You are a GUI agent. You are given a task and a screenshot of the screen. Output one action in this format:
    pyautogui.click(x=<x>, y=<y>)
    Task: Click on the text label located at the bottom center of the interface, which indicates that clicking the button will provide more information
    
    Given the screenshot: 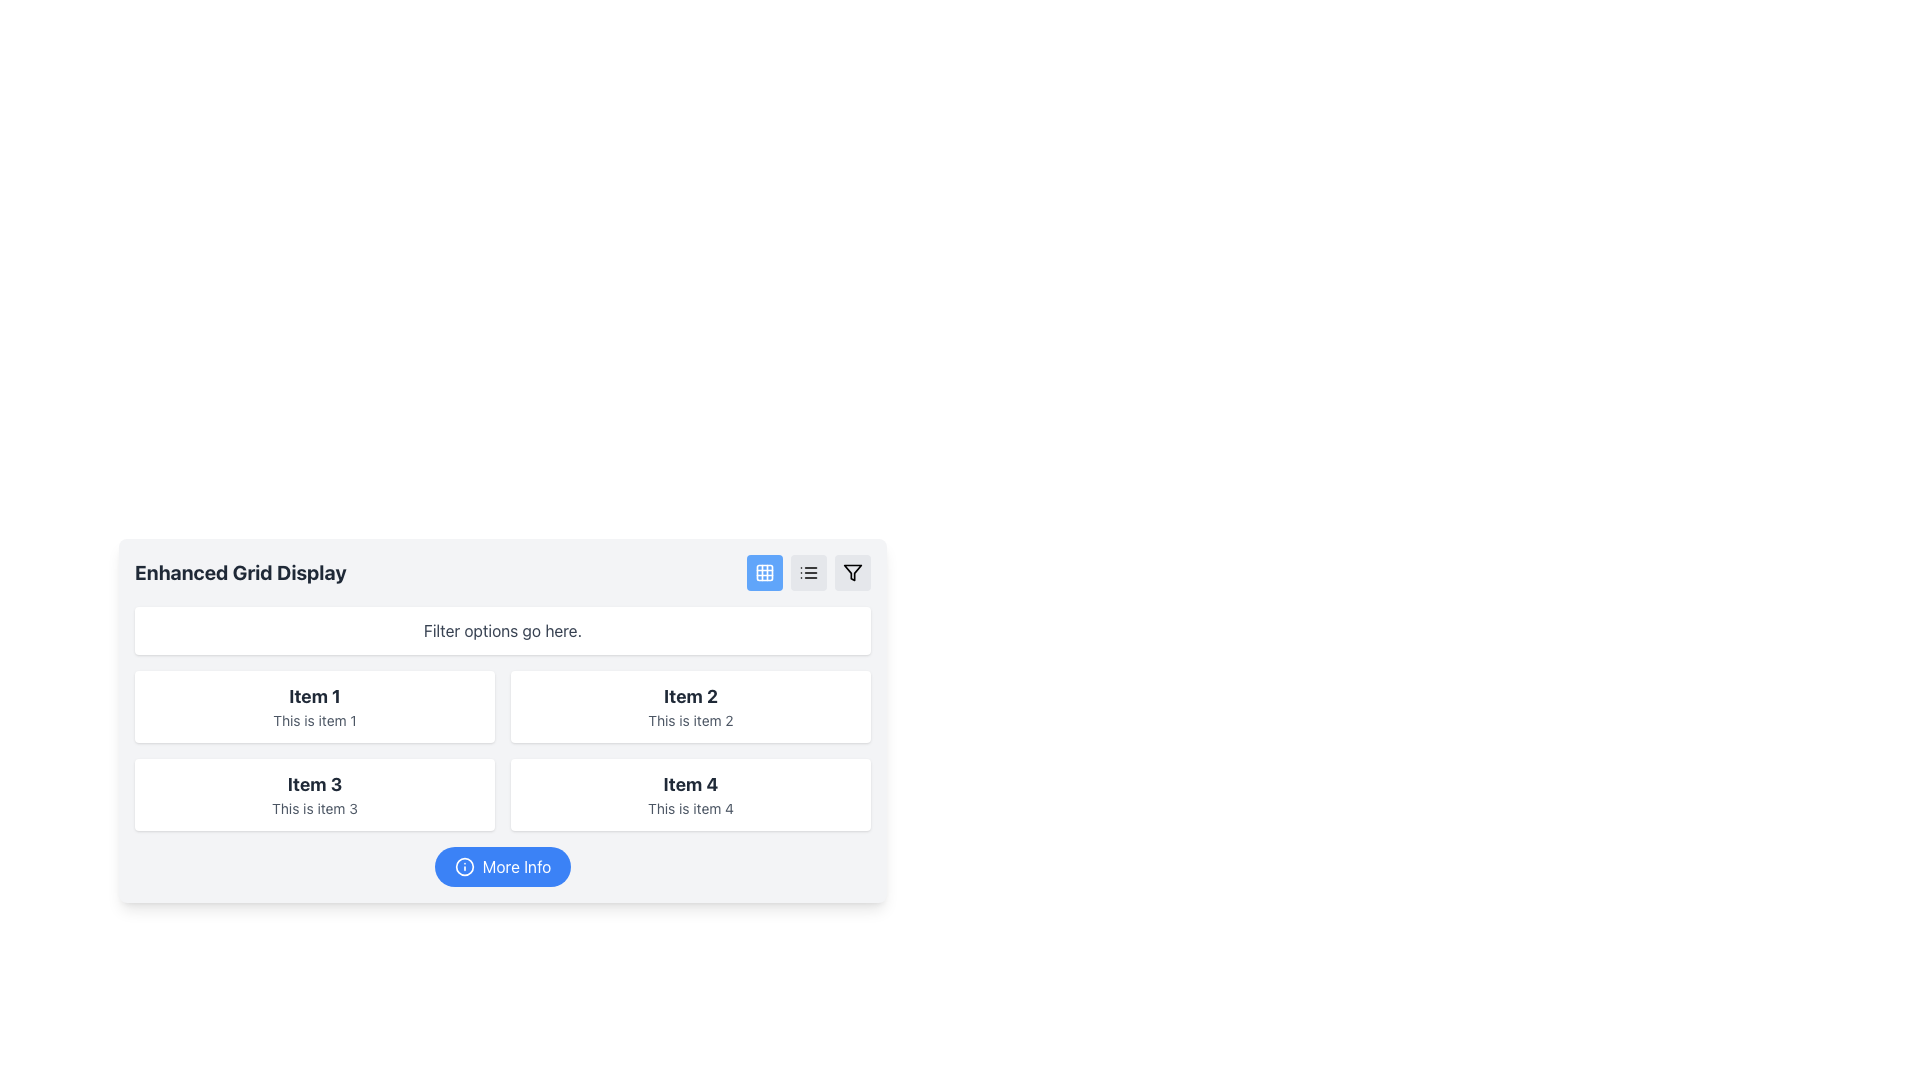 What is the action you would take?
    pyautogui.click(x=517, y=866)
    